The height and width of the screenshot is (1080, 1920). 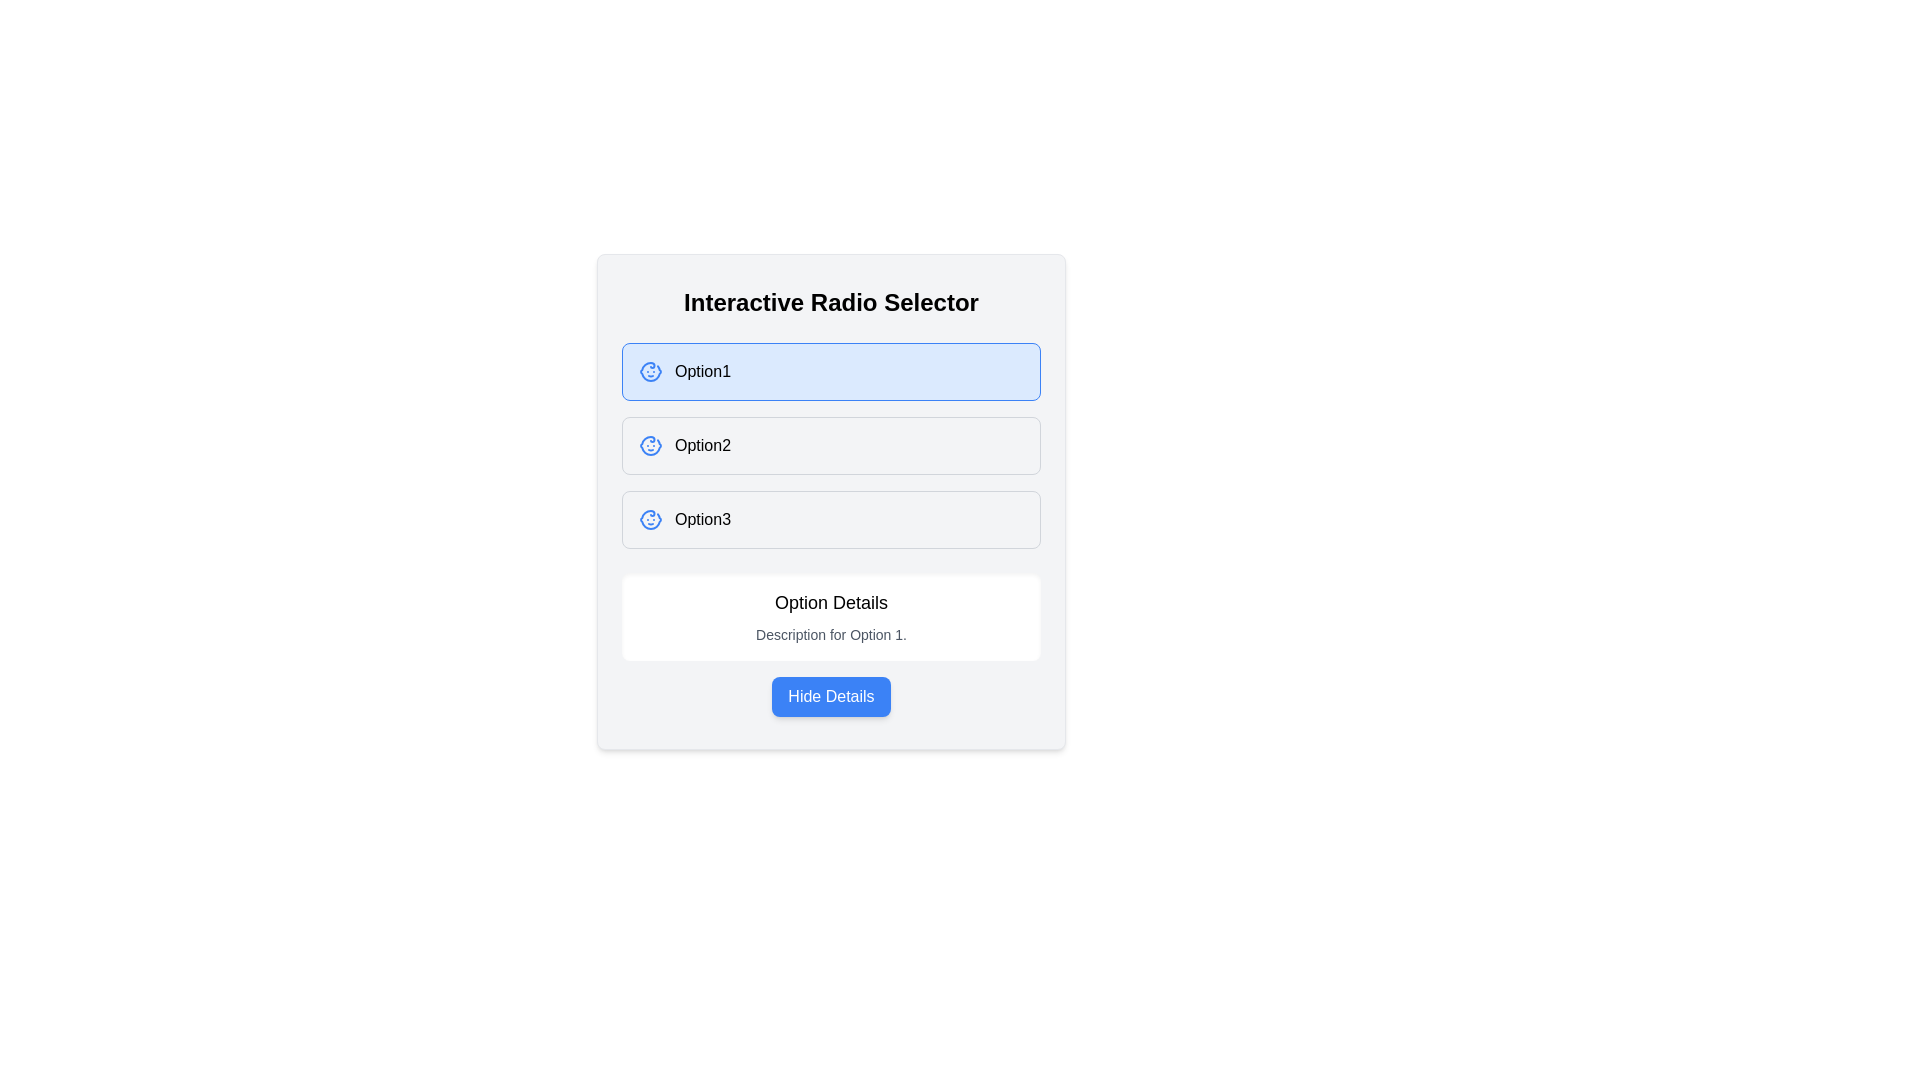 I want to click on the blue icon resembling a baby's face, located to the left of the text 'Option1' in the radio list interface for context, so click(x=651, y=371).